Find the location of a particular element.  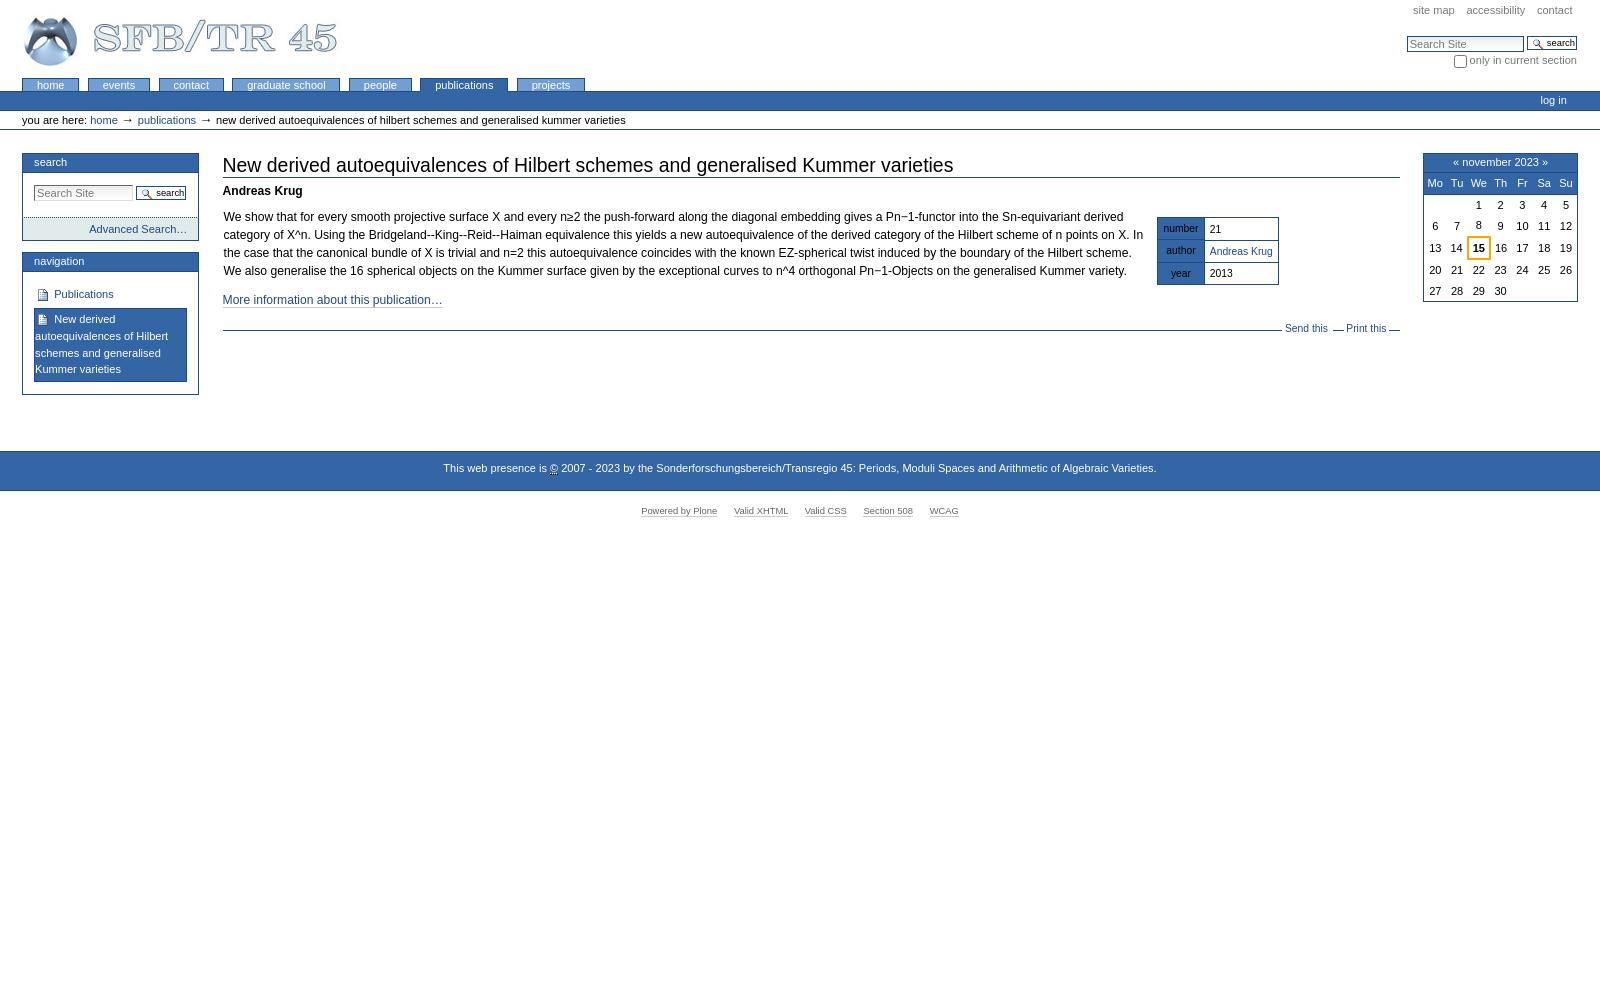

'by the' is located at coordinates (620, 467).